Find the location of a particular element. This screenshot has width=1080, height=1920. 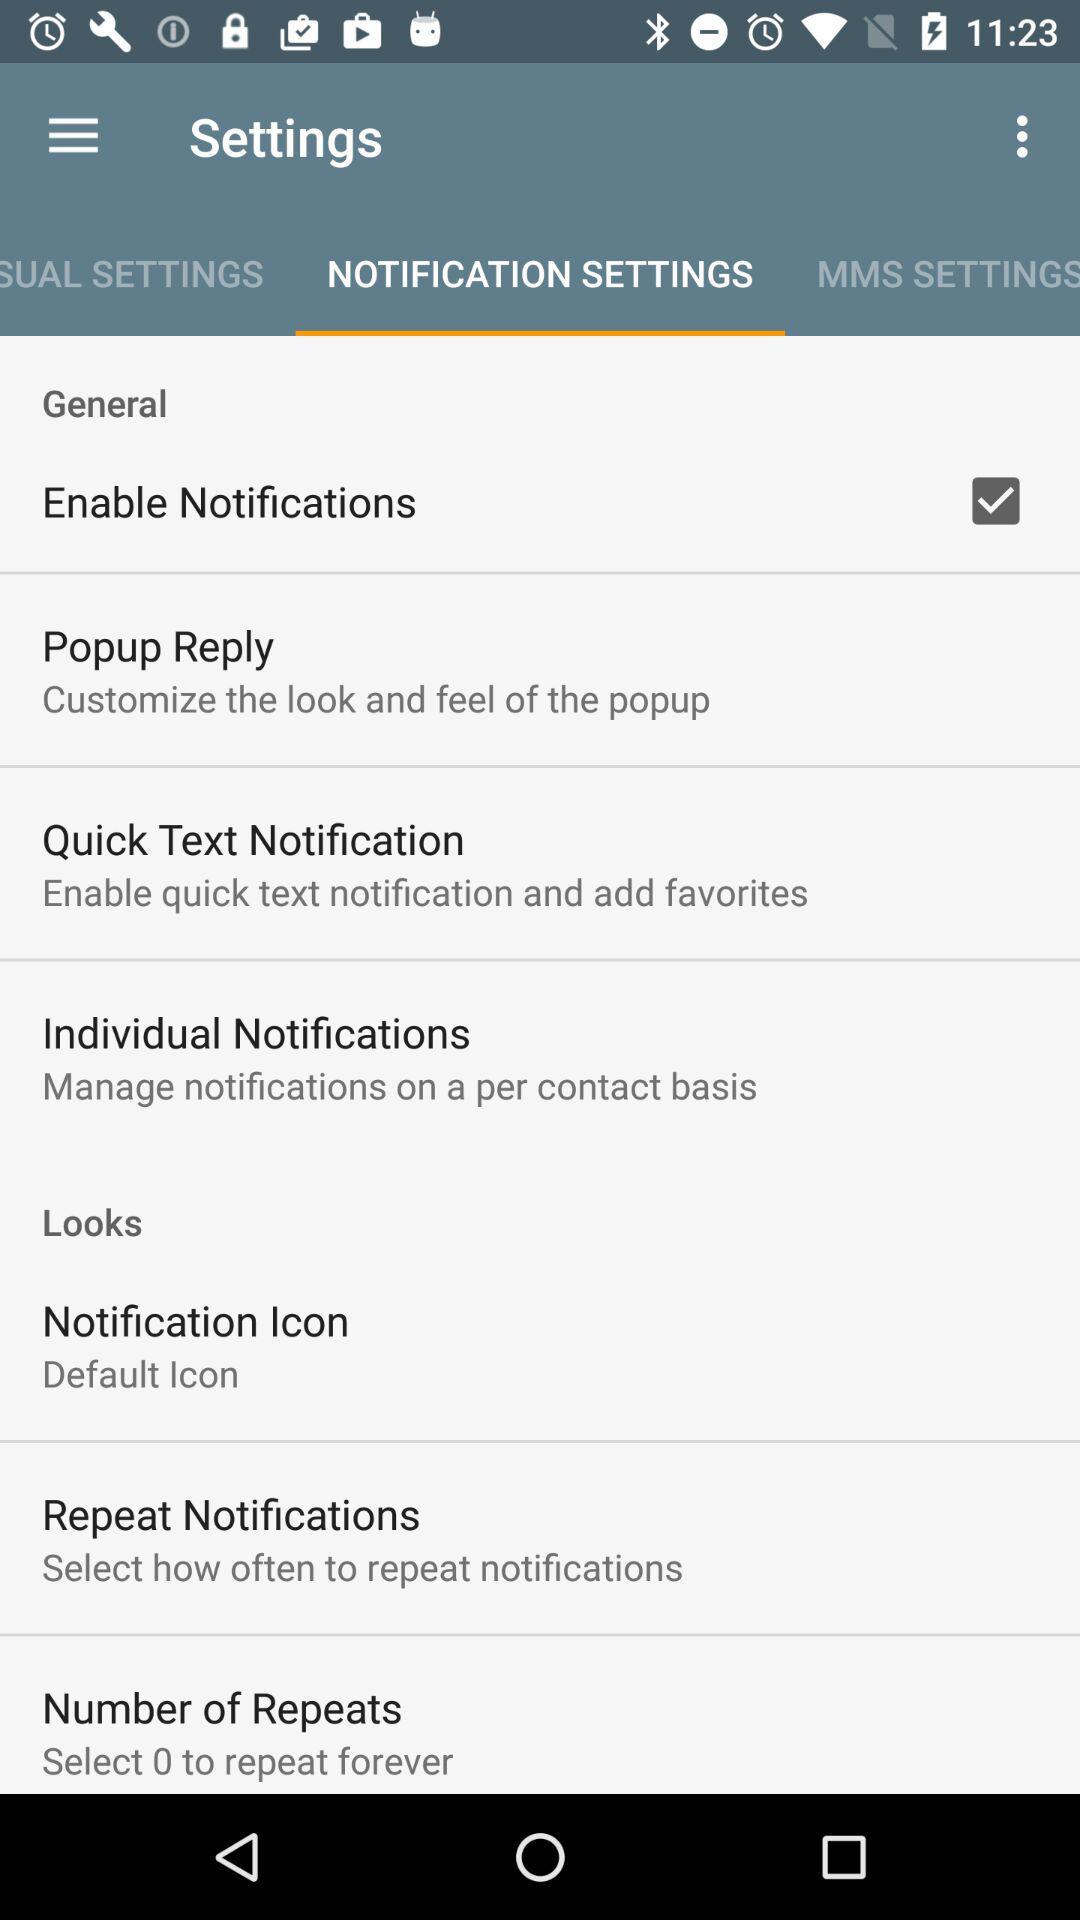

icon below the repeat notifications icon is located at coordinates (362, 1565).